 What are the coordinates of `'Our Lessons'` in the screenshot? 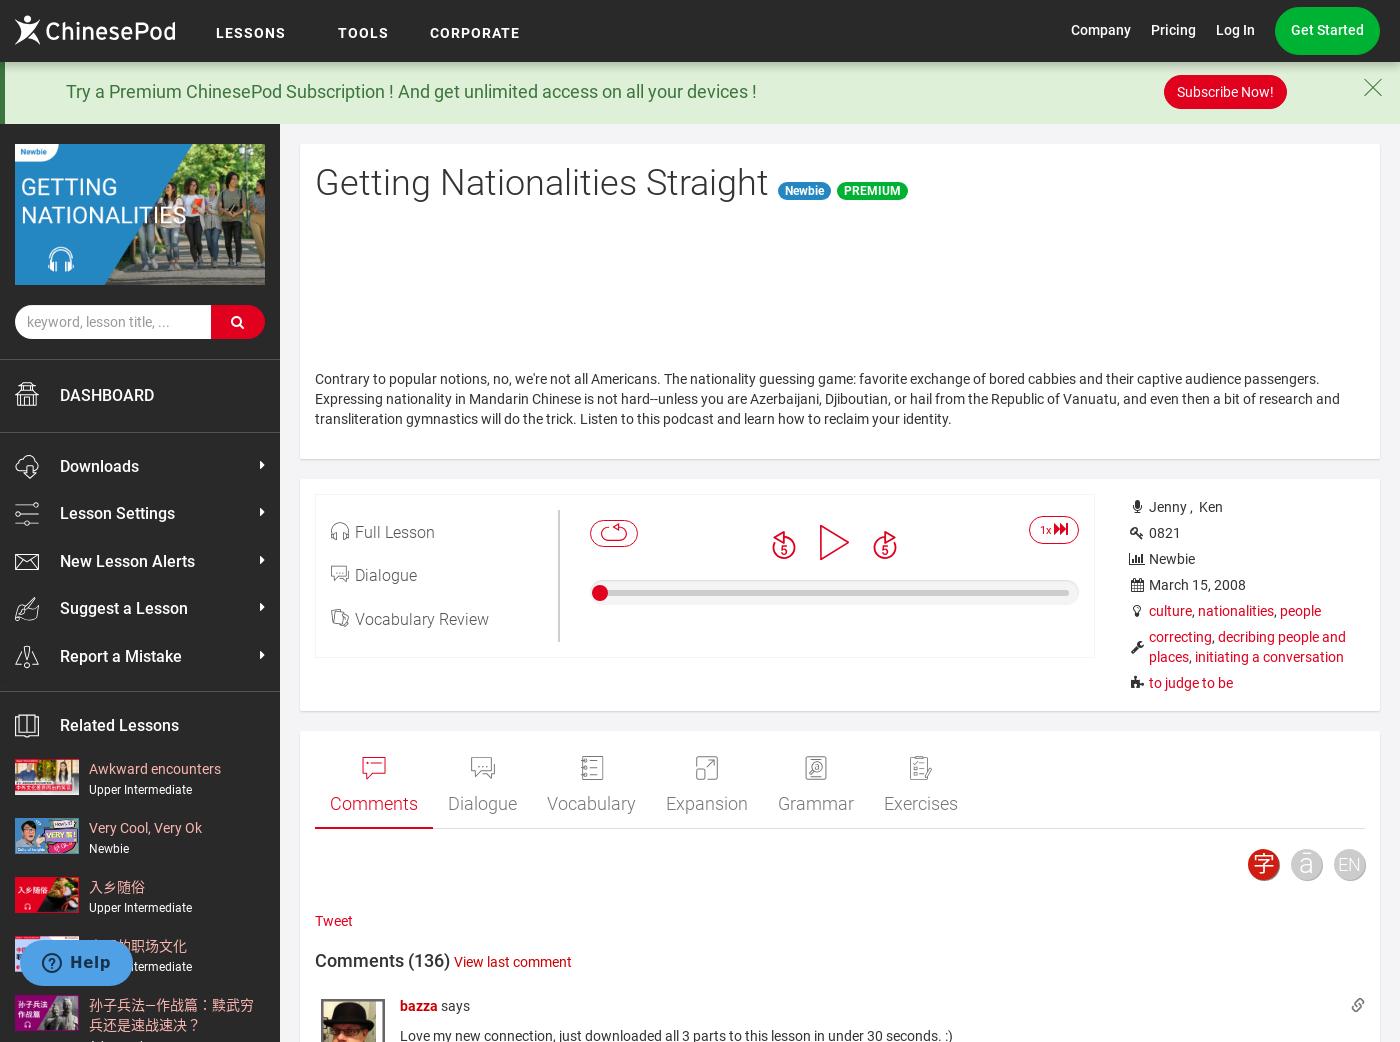 It's located at (428, 95).